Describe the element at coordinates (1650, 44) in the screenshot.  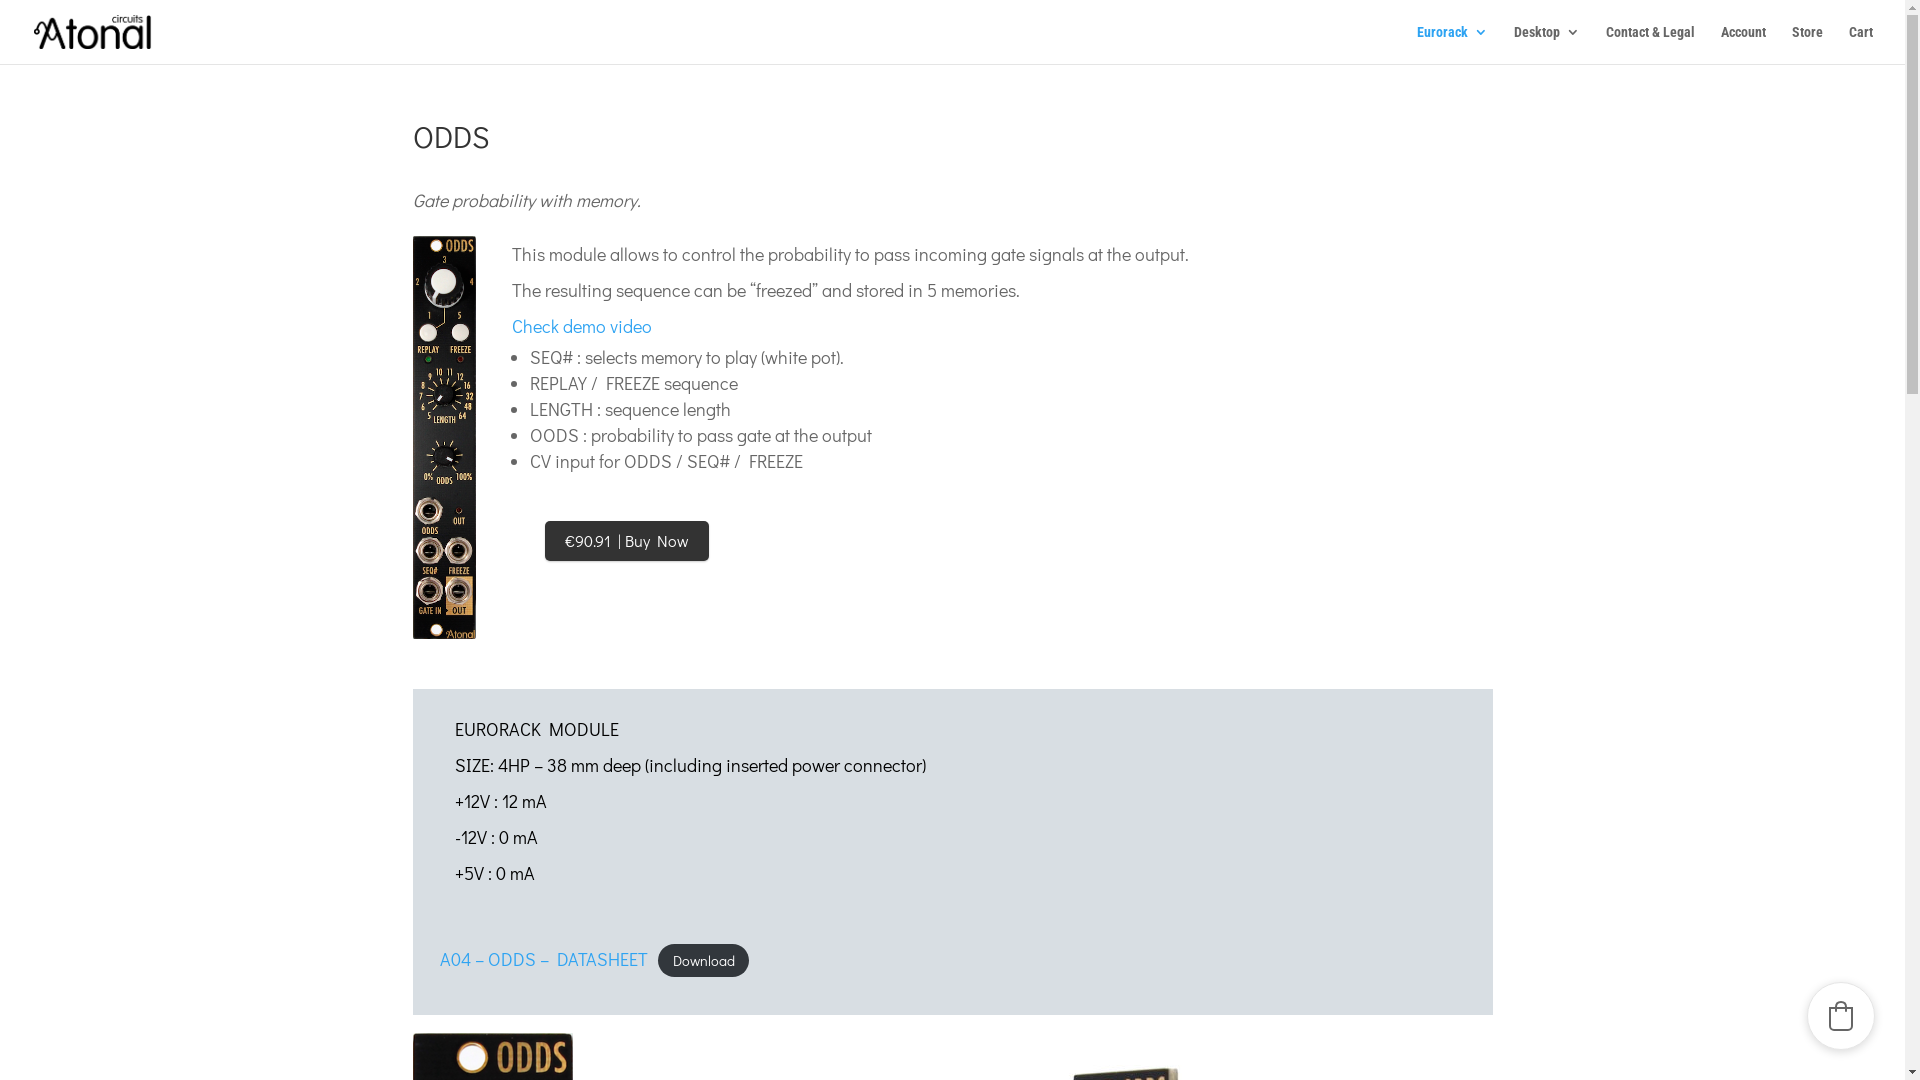
I see `'Contact & Legal'` at that location.